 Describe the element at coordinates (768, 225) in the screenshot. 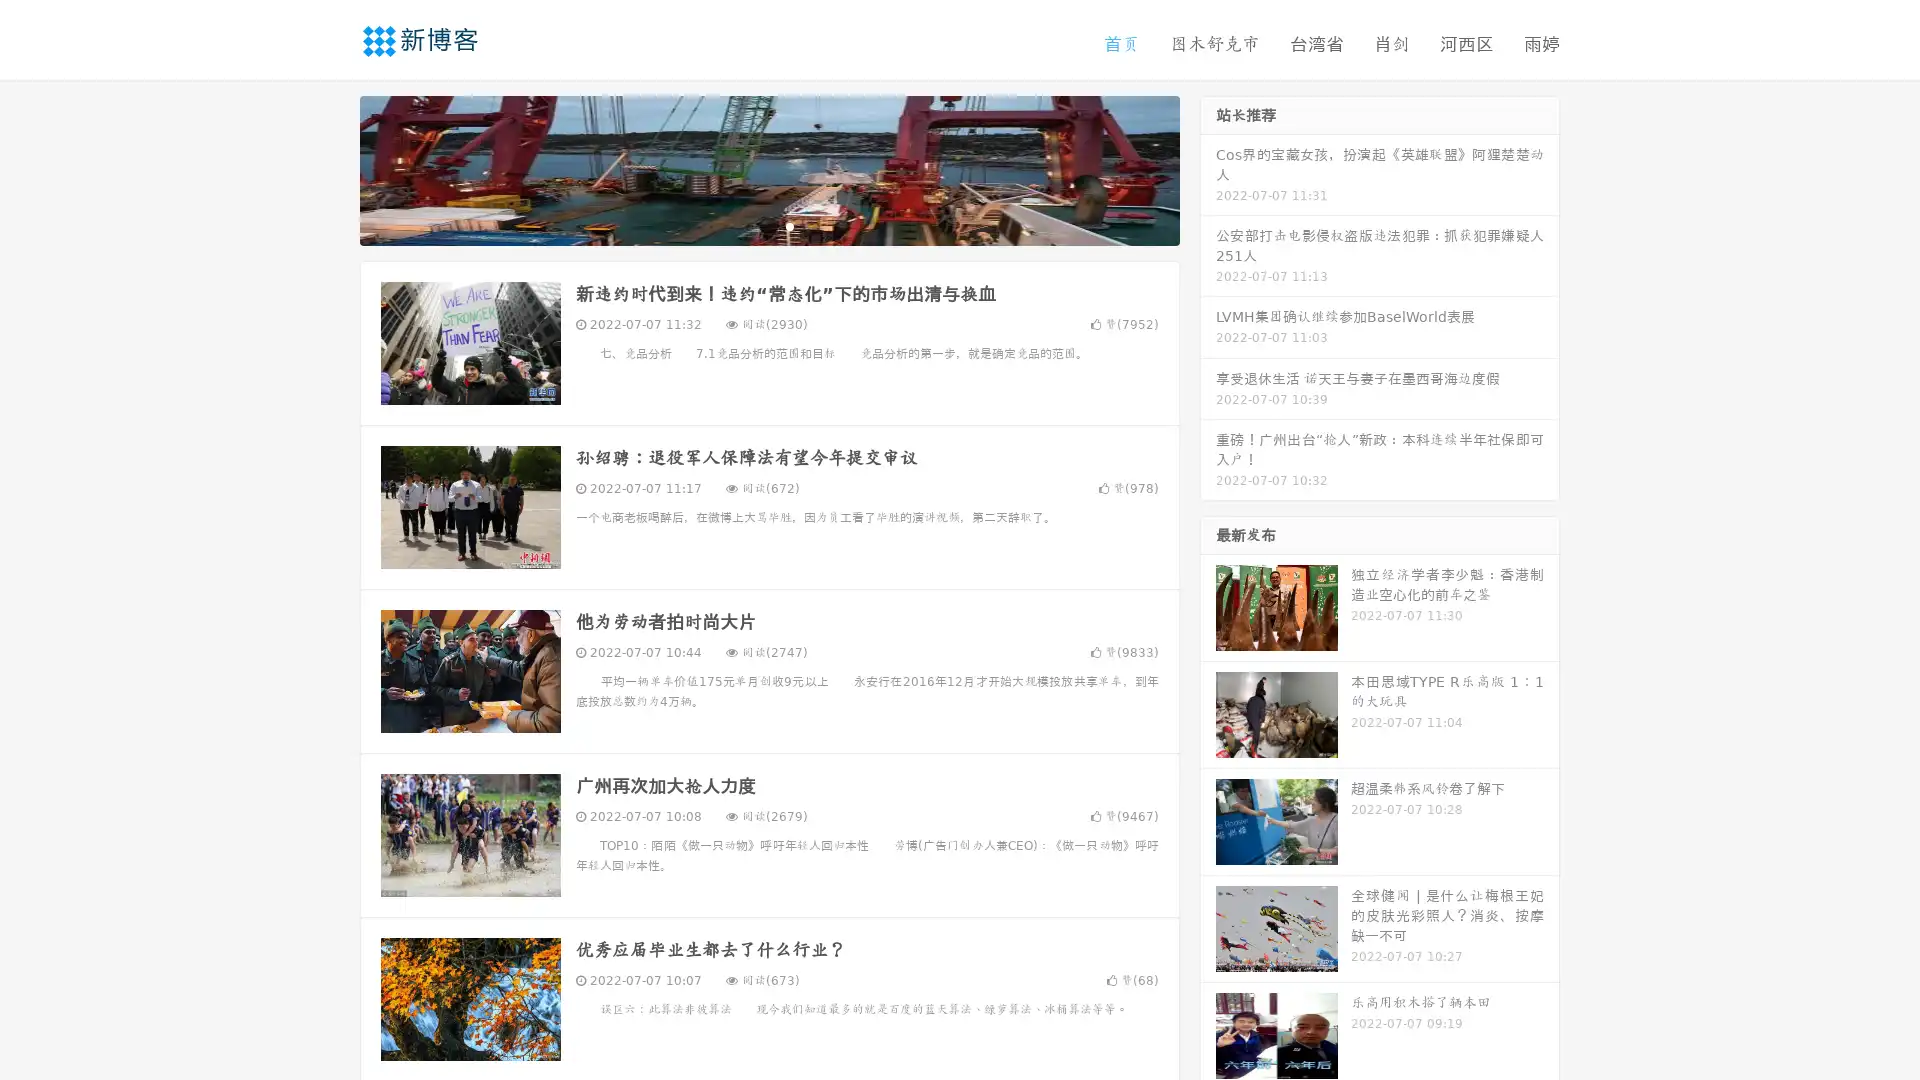

I see `Go to slide 2` at that location.